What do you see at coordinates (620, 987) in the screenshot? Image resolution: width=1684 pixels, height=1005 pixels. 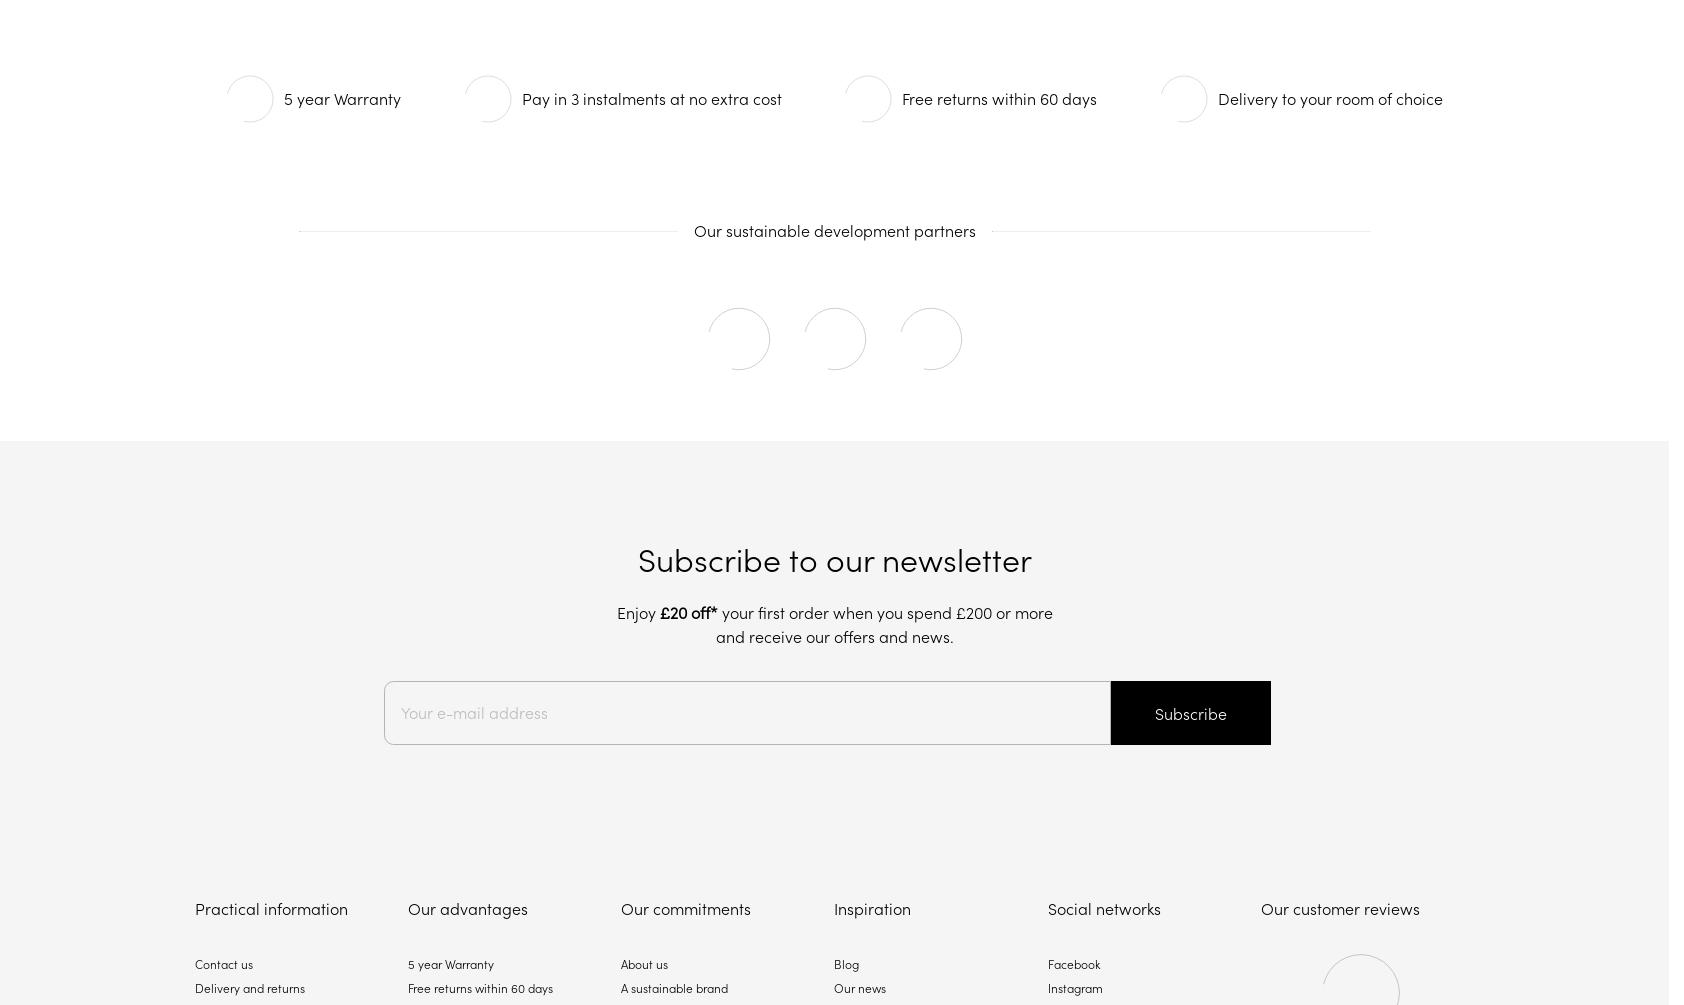 I see `'A sustainable brand'` at bounding box center [620, 987].